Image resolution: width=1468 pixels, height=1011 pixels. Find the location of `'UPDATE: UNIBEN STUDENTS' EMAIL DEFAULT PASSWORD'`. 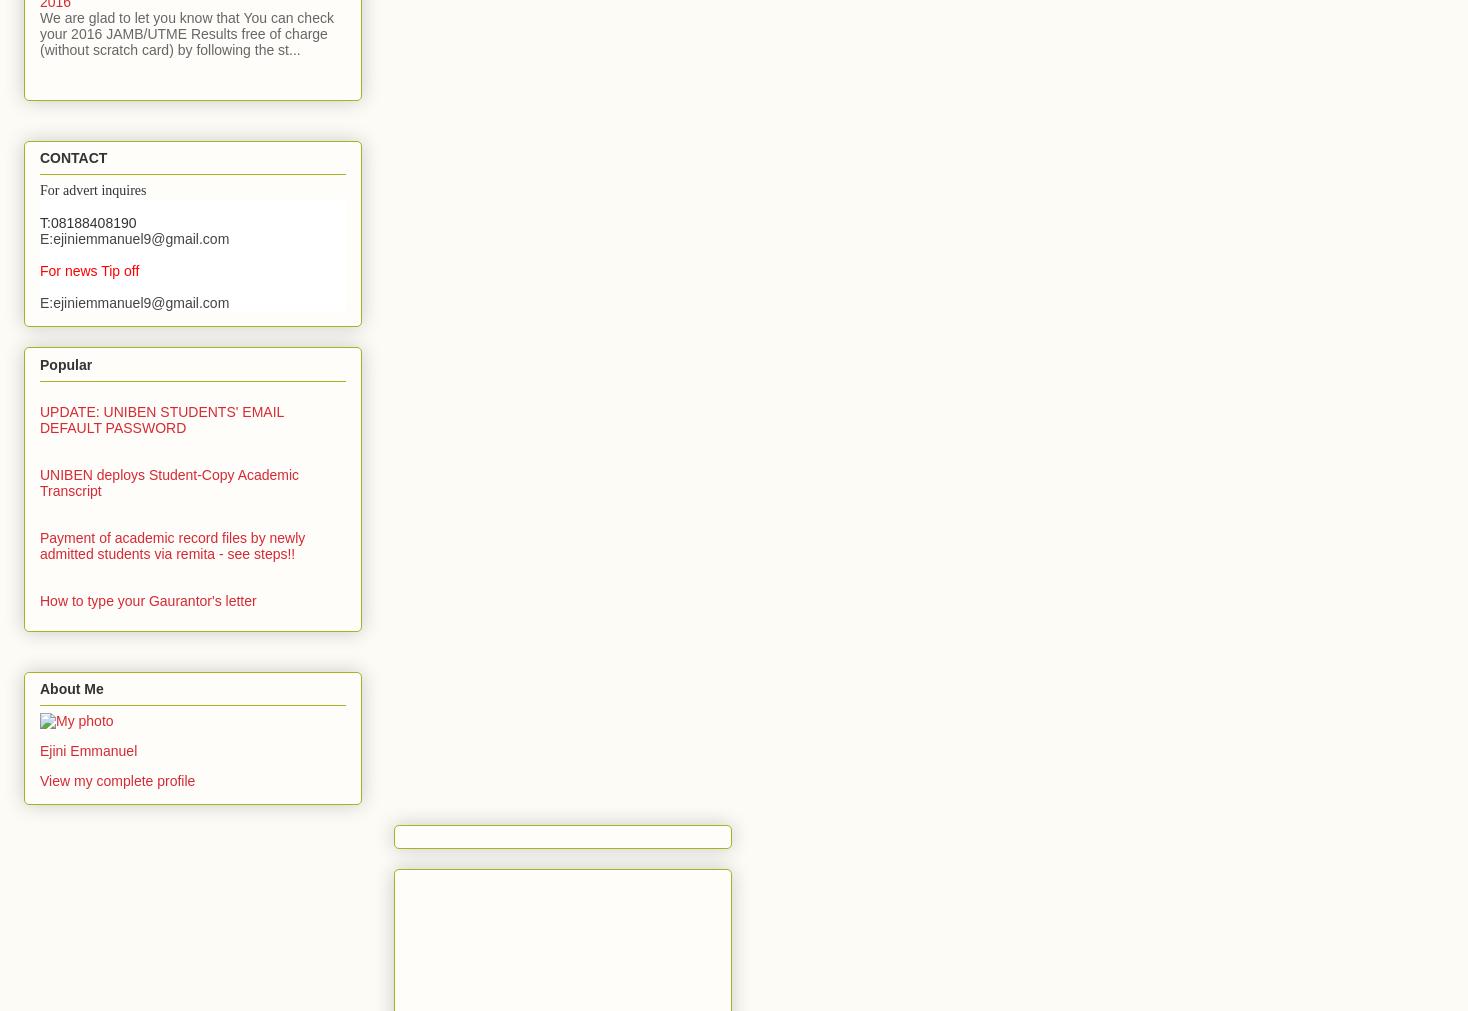

'UPDATE: UNIBEN STUDENTS' EMAIL DEFAULT PASSWORD' is located at coordinates (160, 417).